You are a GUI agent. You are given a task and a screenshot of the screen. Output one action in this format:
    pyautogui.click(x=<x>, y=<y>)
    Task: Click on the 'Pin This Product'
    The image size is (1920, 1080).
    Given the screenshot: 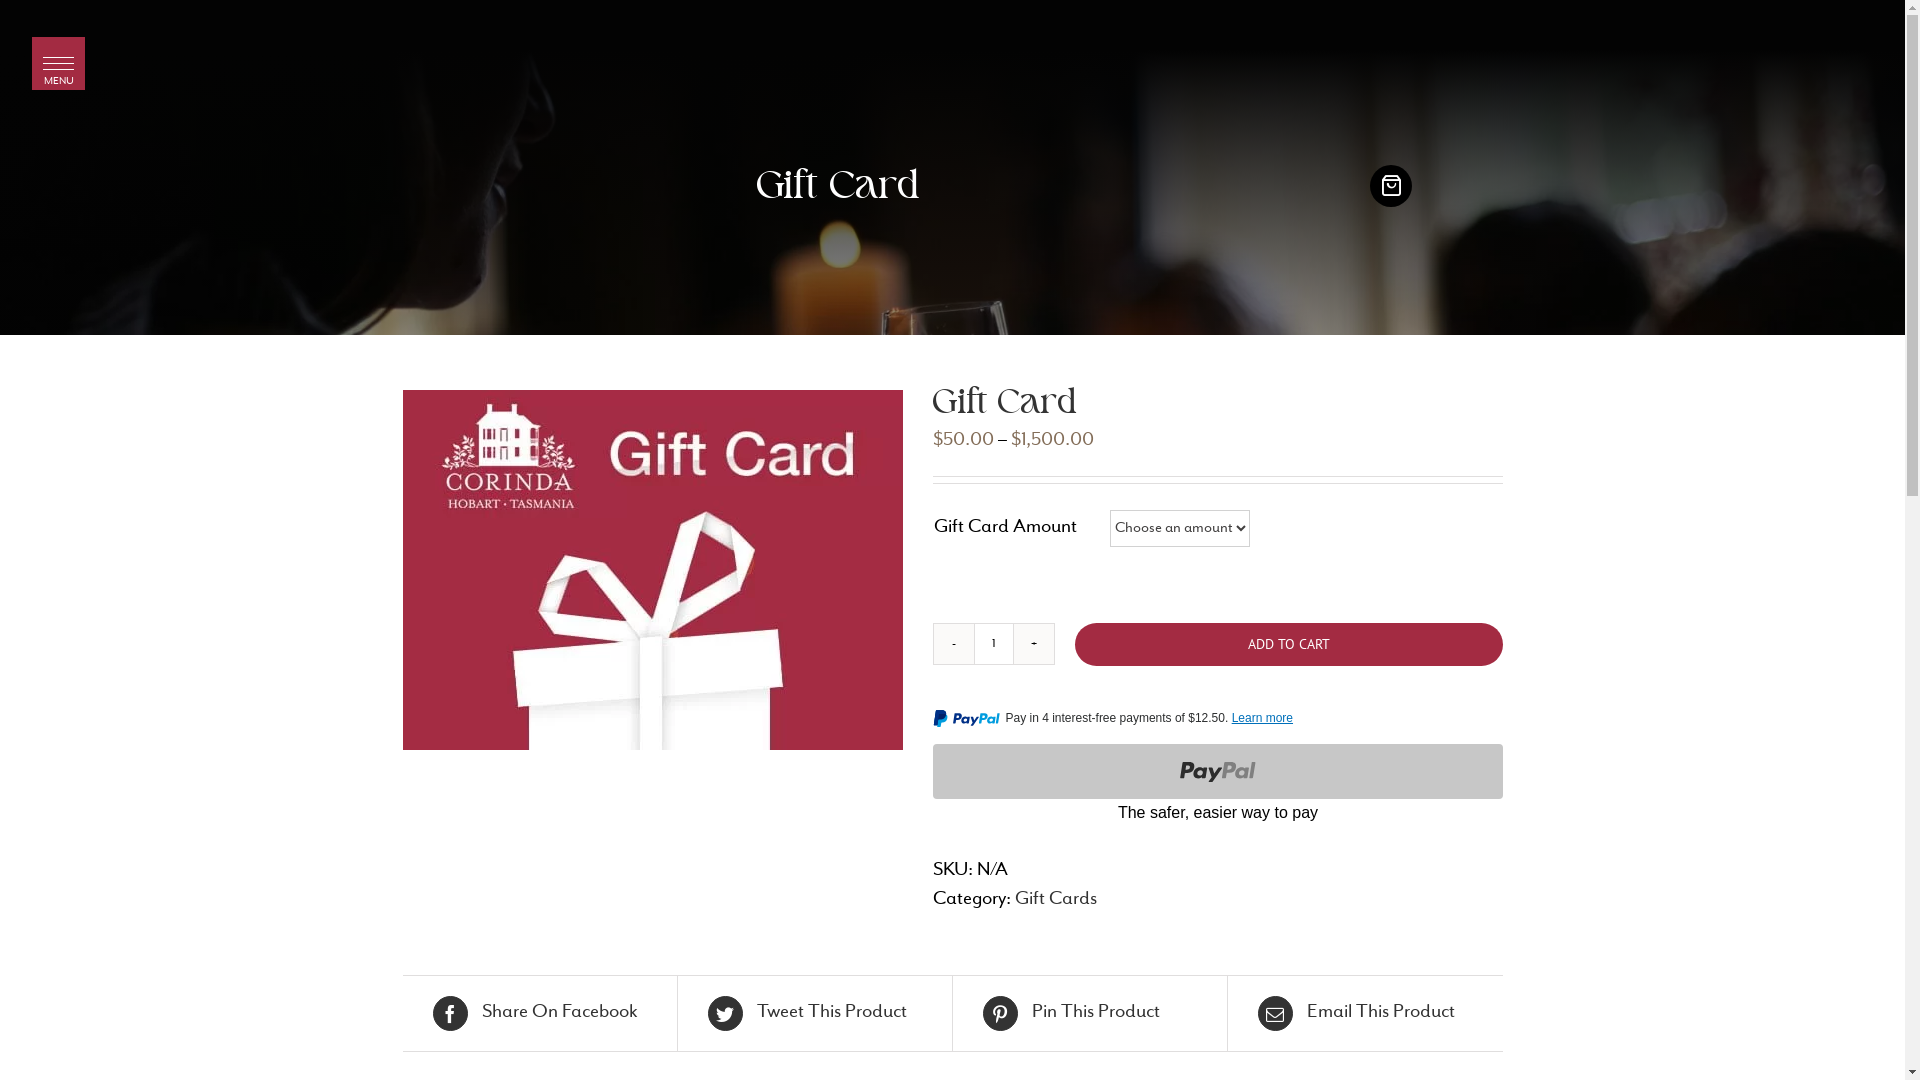 What is the action you would take?
    pyautogui.click(x=1088, y=1013)
    